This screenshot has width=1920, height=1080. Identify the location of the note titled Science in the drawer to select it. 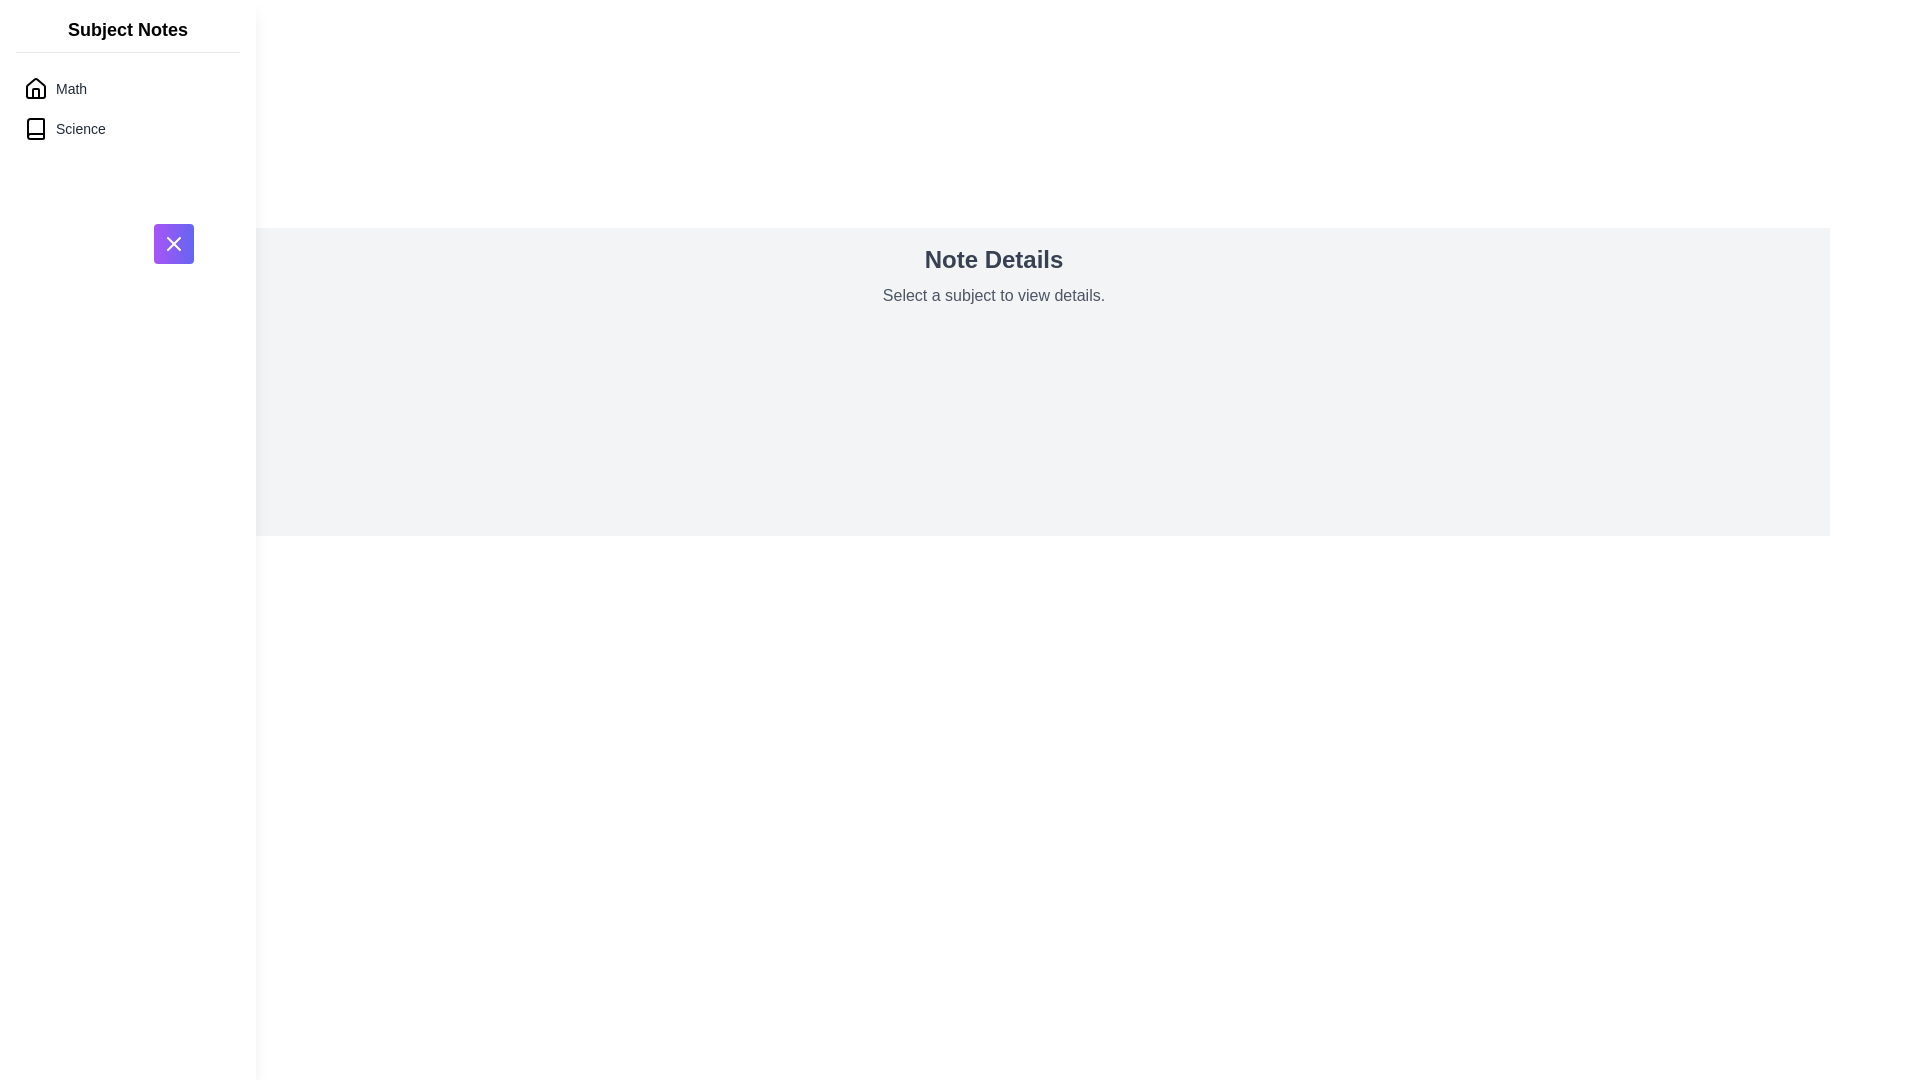
(127, 128).